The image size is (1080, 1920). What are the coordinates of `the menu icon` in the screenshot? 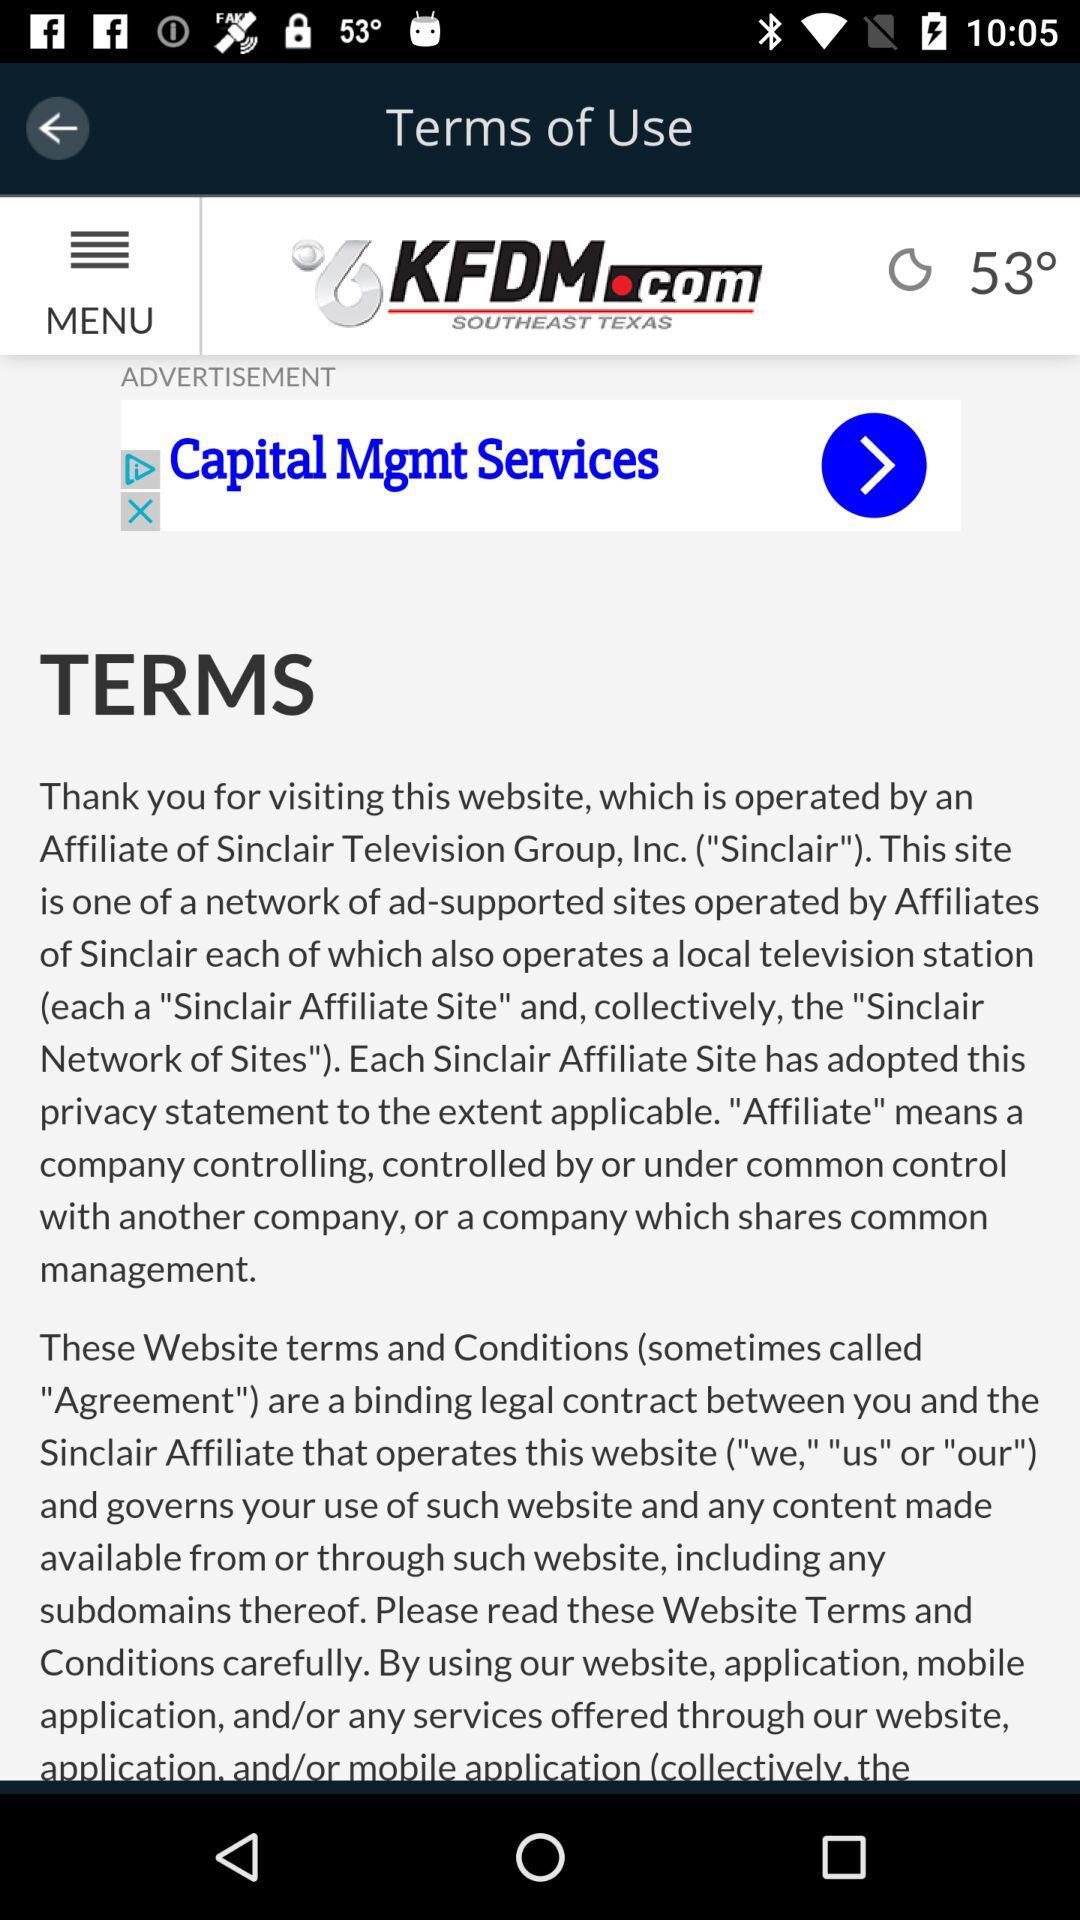 It's located at (131, 240).